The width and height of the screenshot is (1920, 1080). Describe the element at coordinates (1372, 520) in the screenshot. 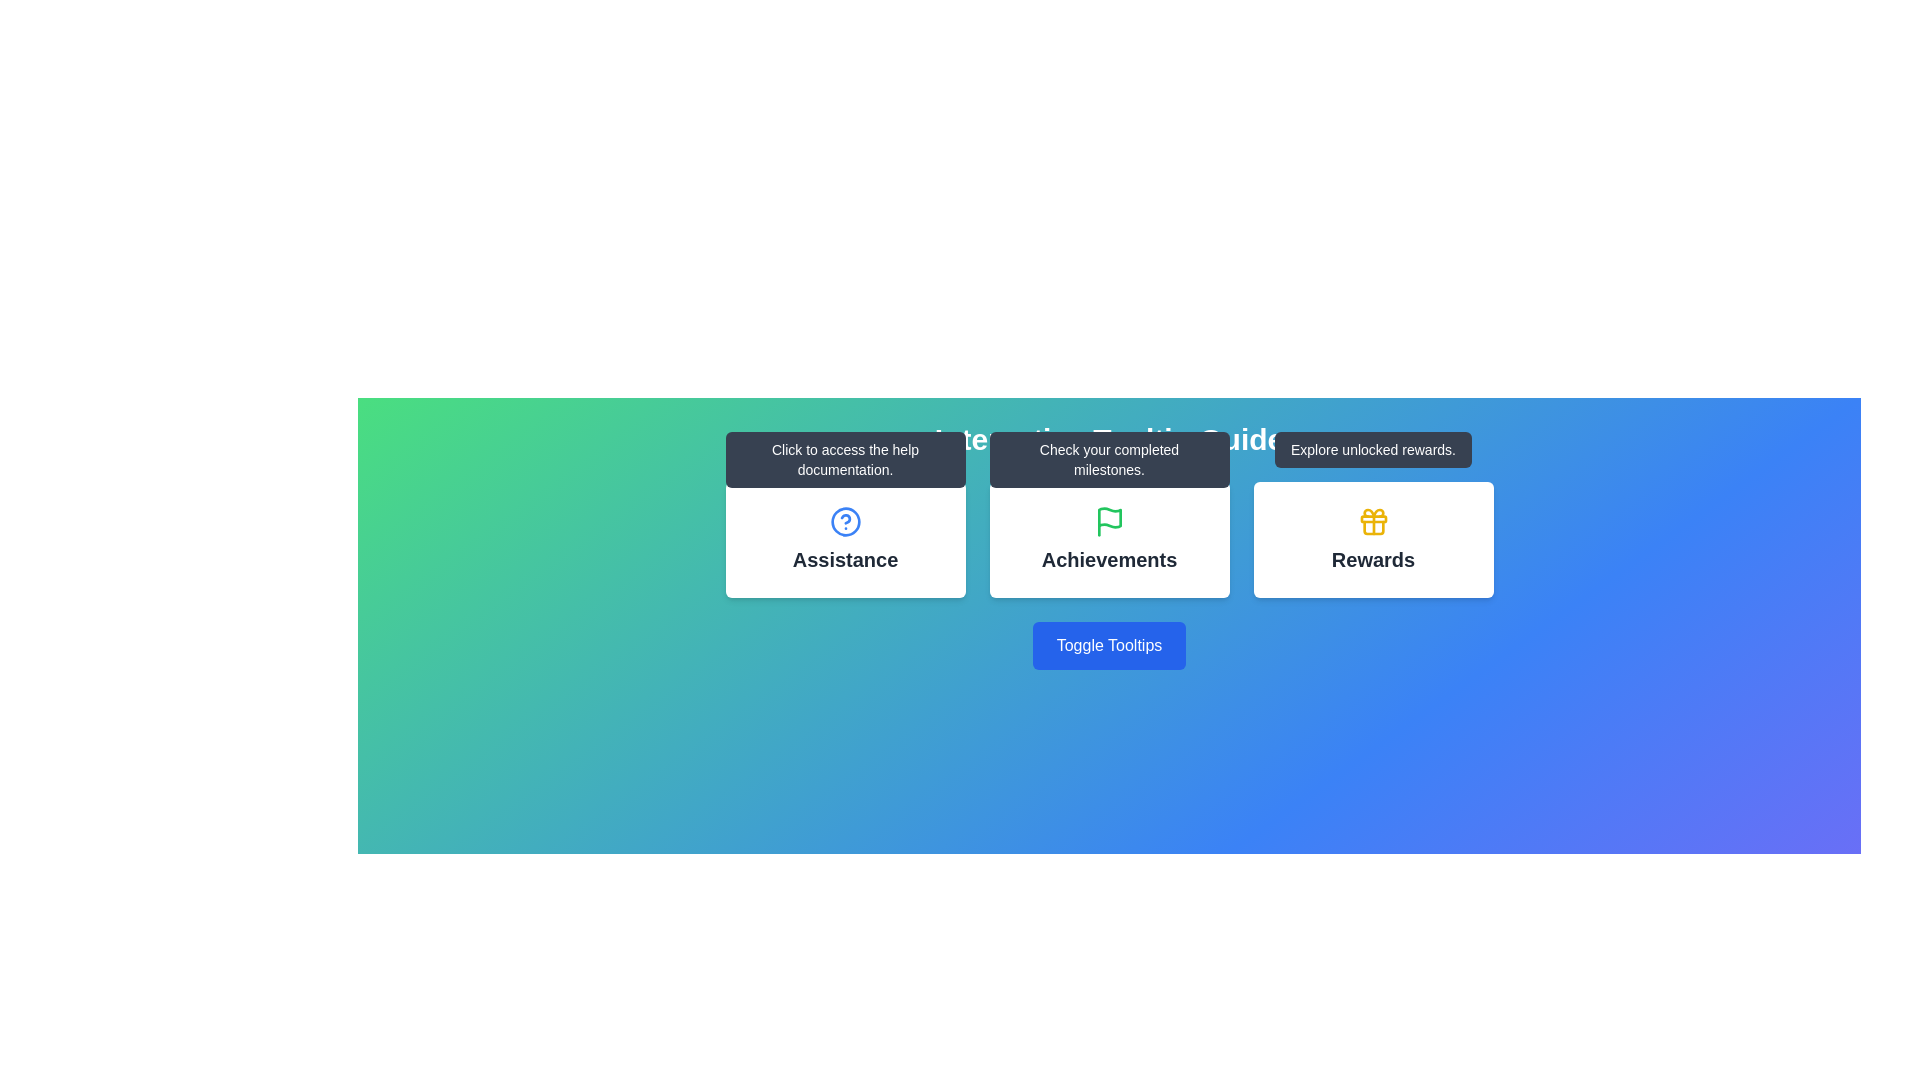

I see `the rewards icon, which symbolizes gifts or rewards, located on the right side of the interface beneath the tooltip 'Explore unlocked rewards'` at that location.